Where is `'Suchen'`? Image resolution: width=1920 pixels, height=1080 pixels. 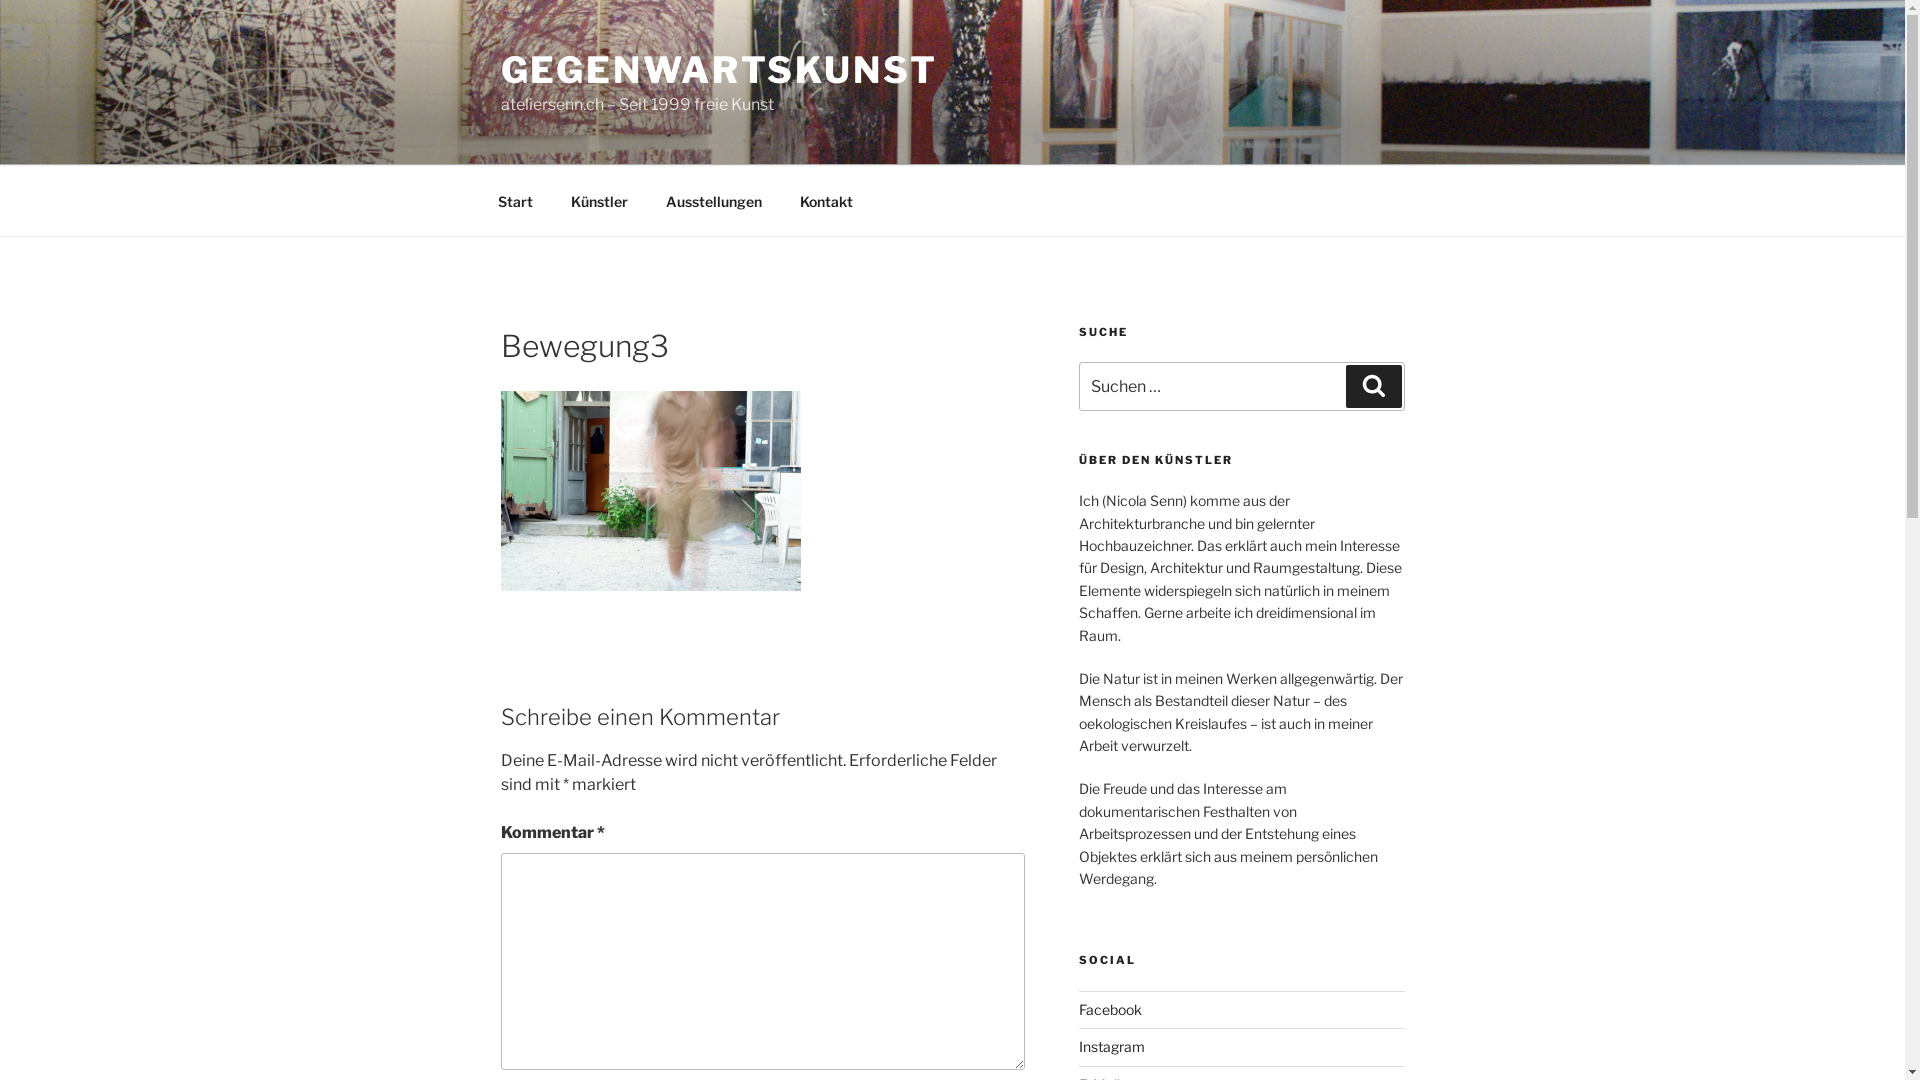 'Suchen' is located at coordinates (1372, 385).